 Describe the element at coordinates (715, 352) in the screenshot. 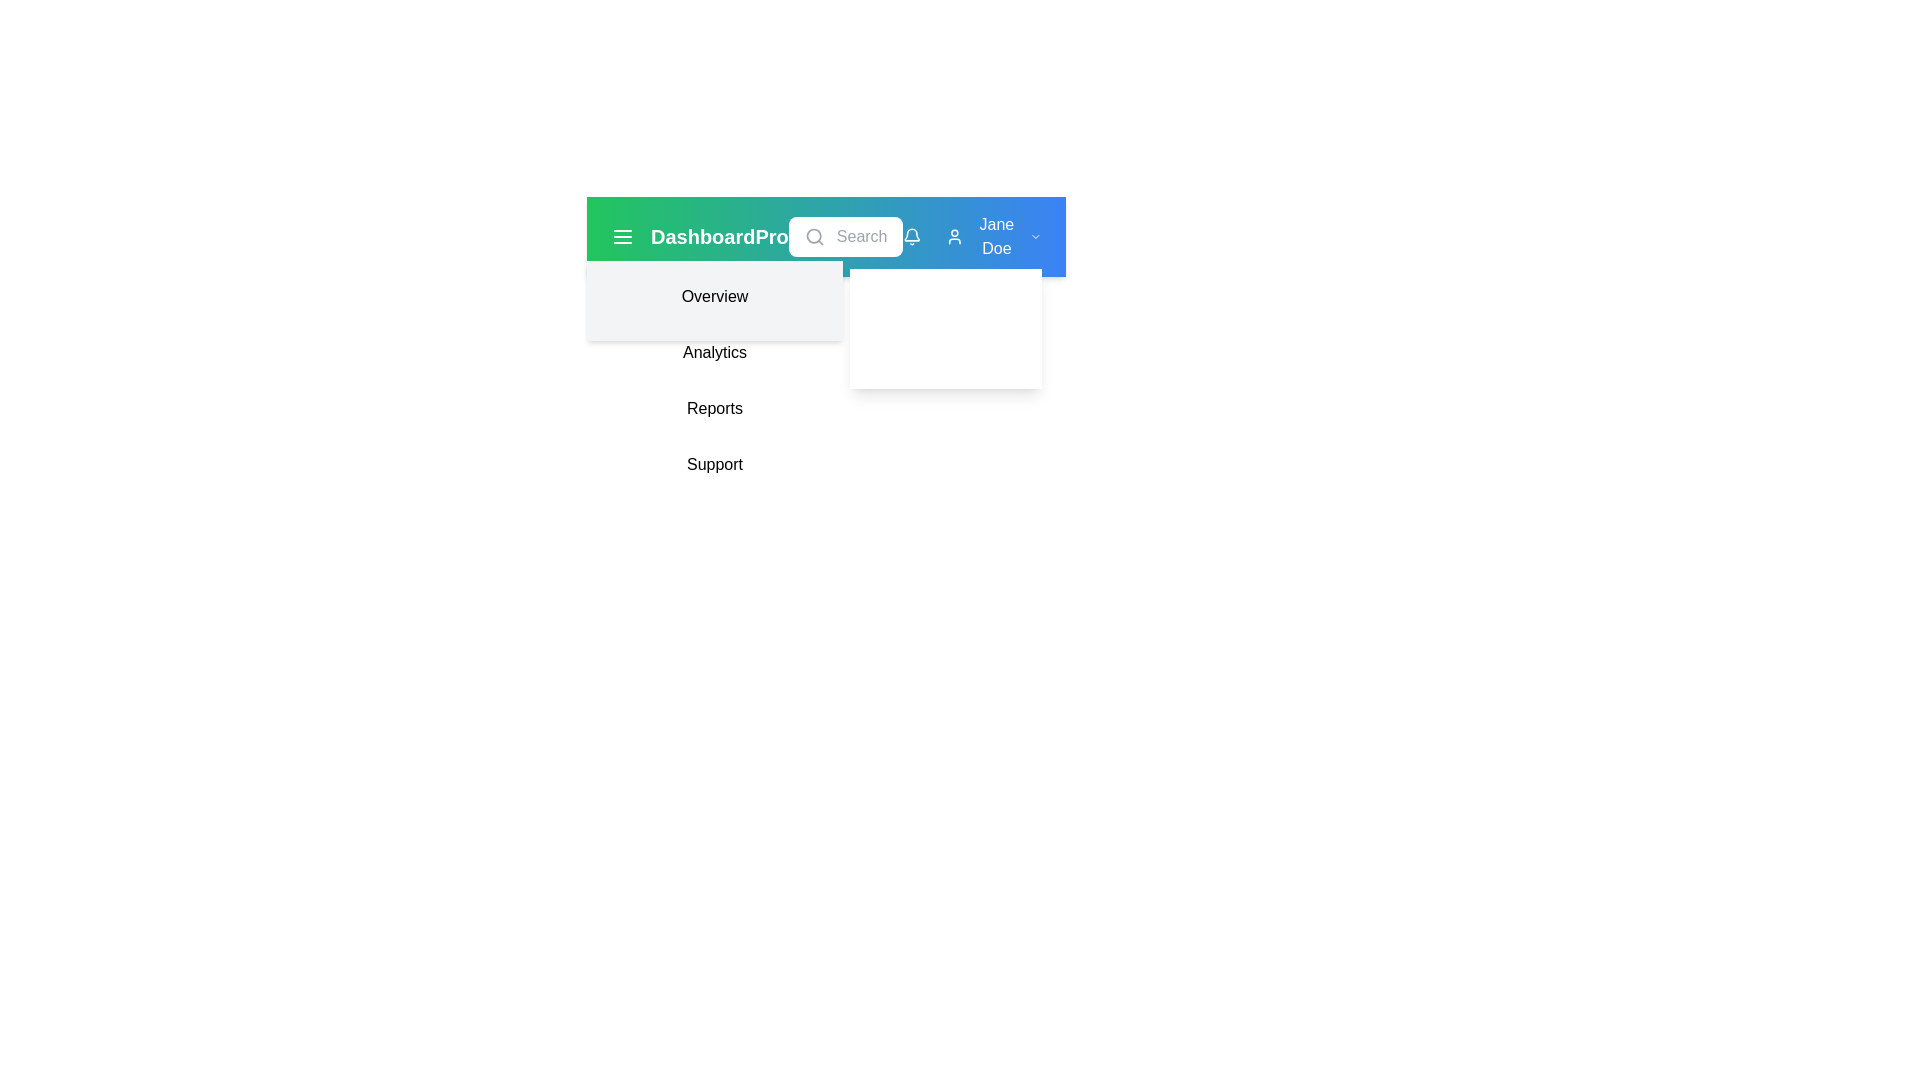

I see `the 'Analytics' button, which is the second item in the vertical menu list, located directly below the 'Overview' item` at that location.